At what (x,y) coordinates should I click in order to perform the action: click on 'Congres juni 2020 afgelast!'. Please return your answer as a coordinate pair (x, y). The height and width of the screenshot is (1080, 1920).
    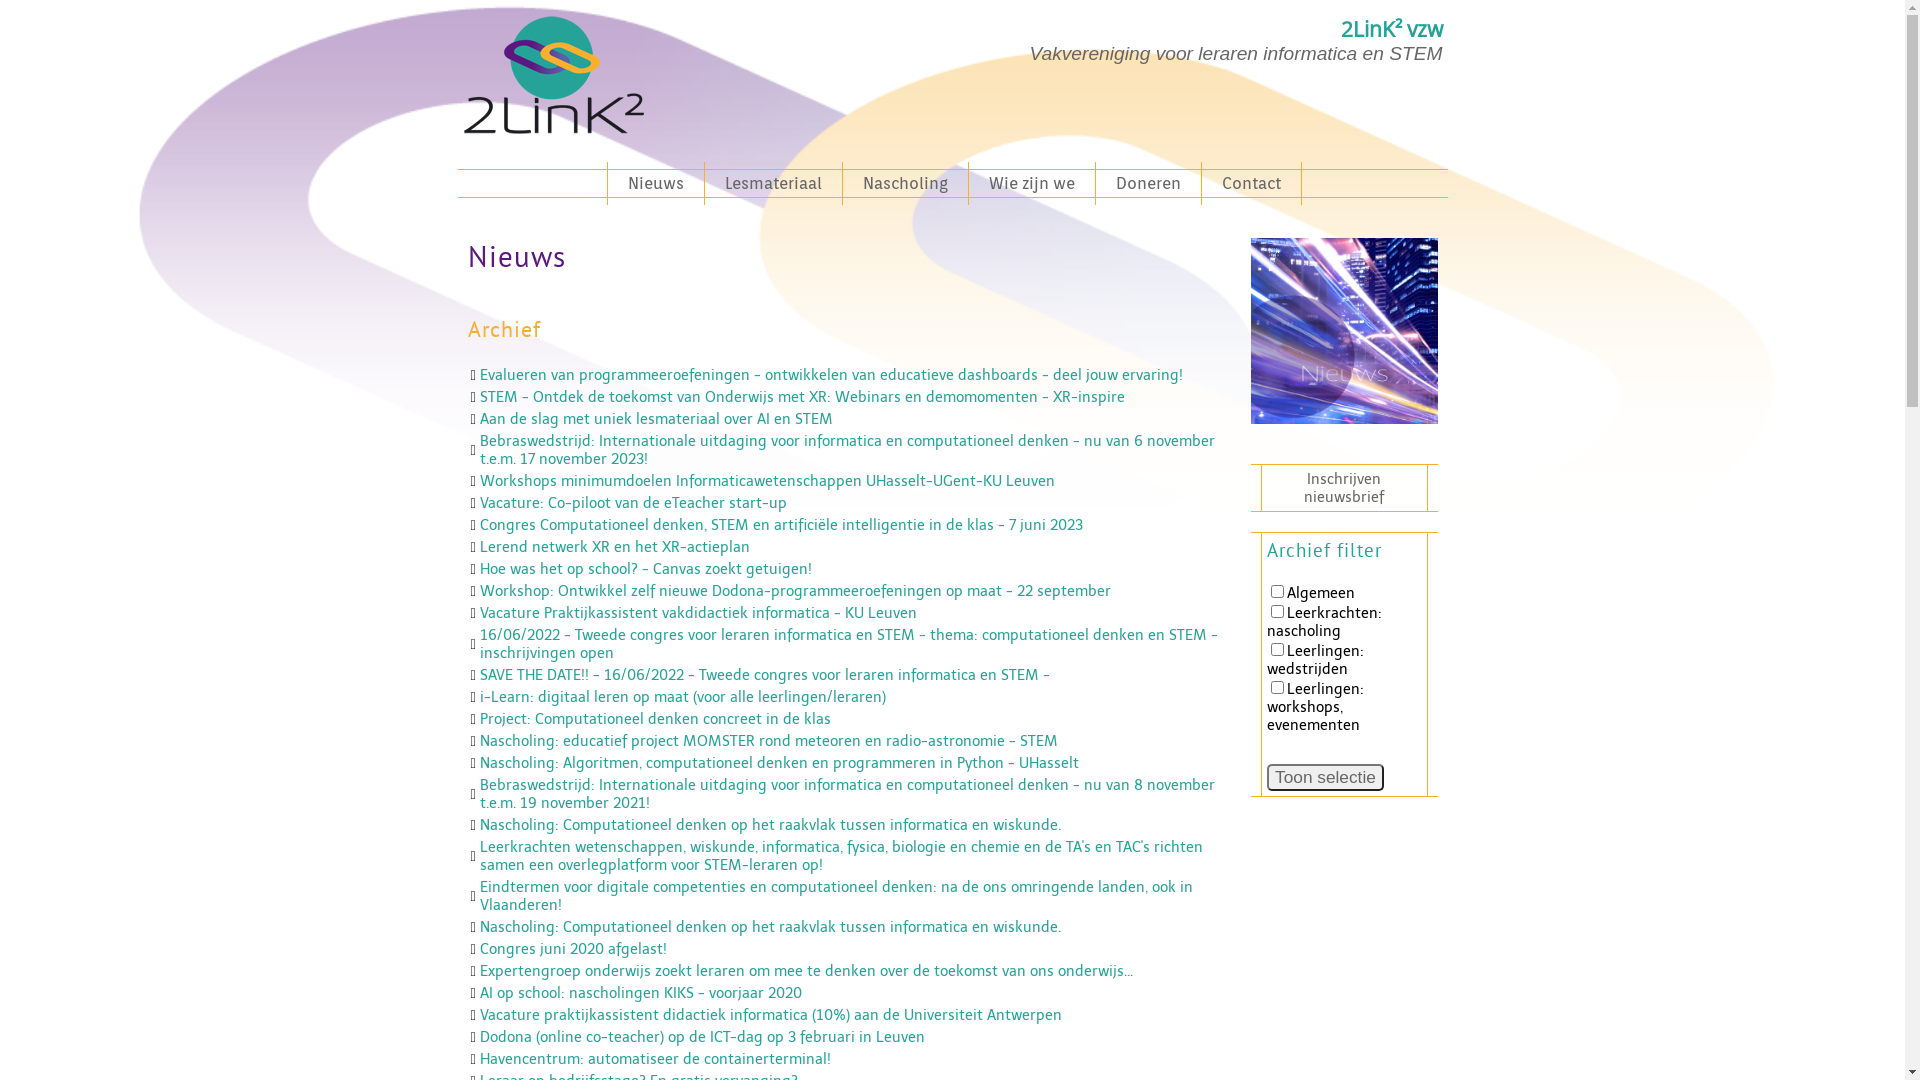
    Looking at the image, I should click on (572, 947).